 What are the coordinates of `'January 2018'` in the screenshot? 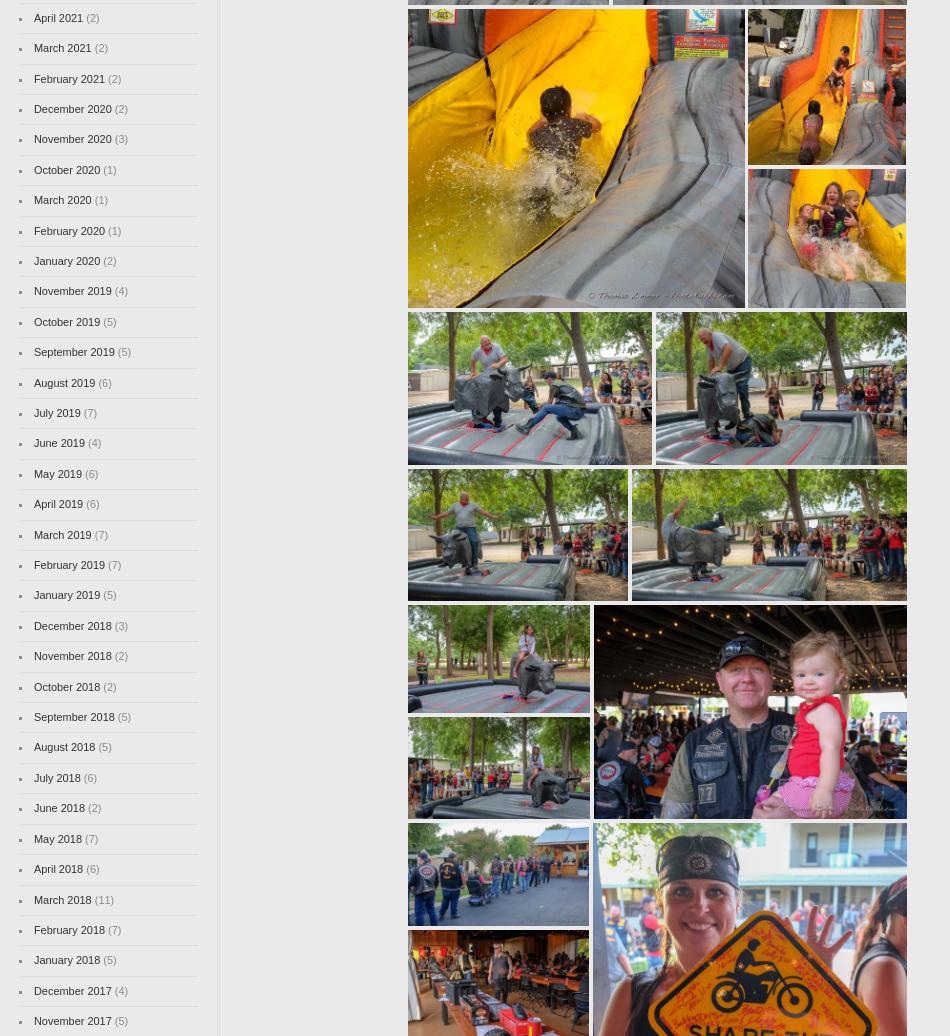 It's located at (32, 959).